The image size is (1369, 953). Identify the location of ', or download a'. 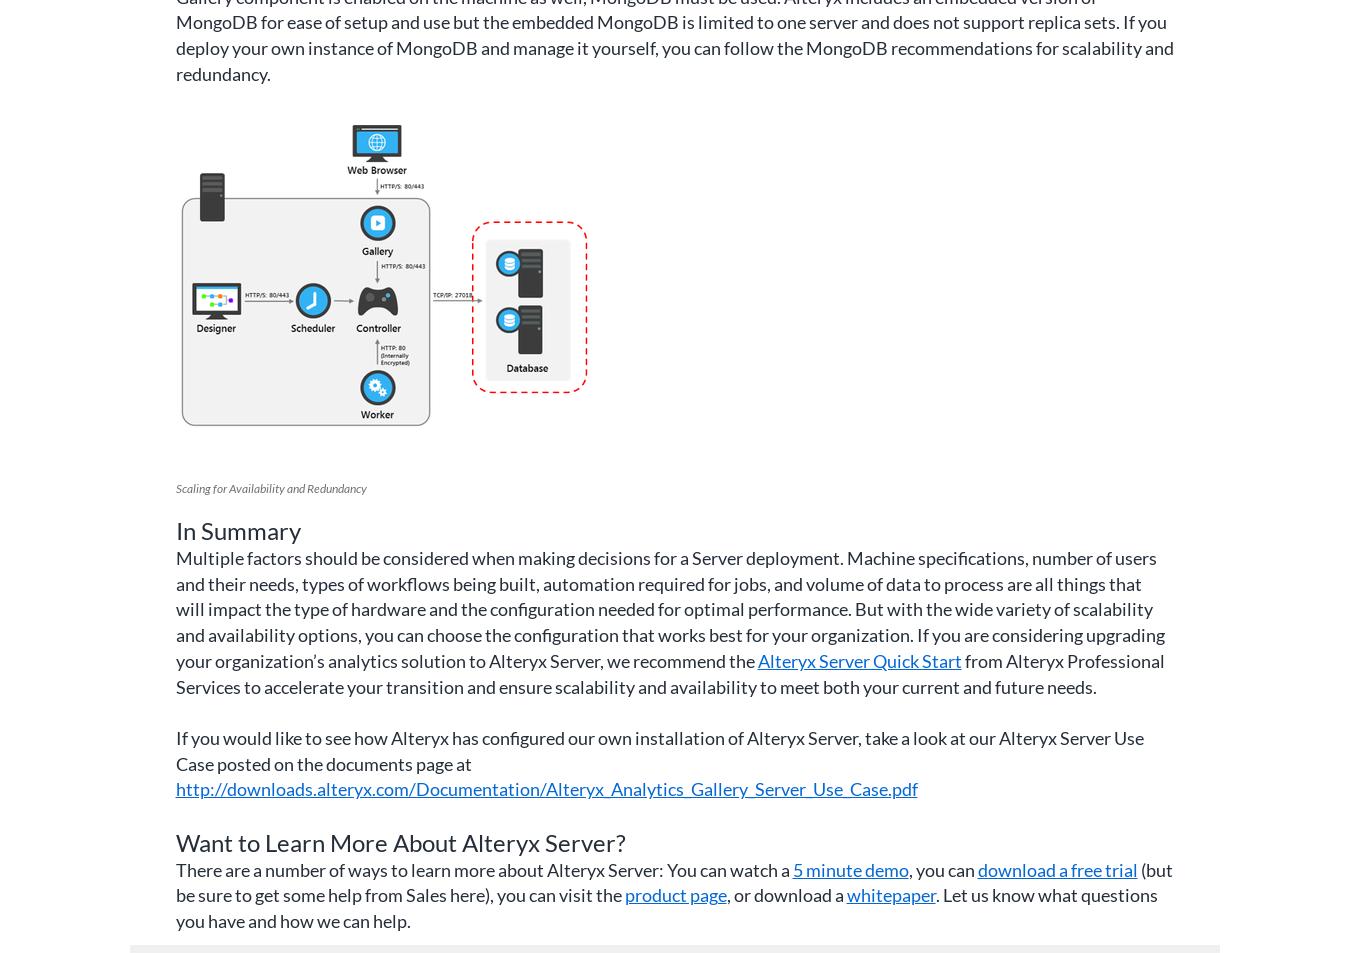
(724, 894).